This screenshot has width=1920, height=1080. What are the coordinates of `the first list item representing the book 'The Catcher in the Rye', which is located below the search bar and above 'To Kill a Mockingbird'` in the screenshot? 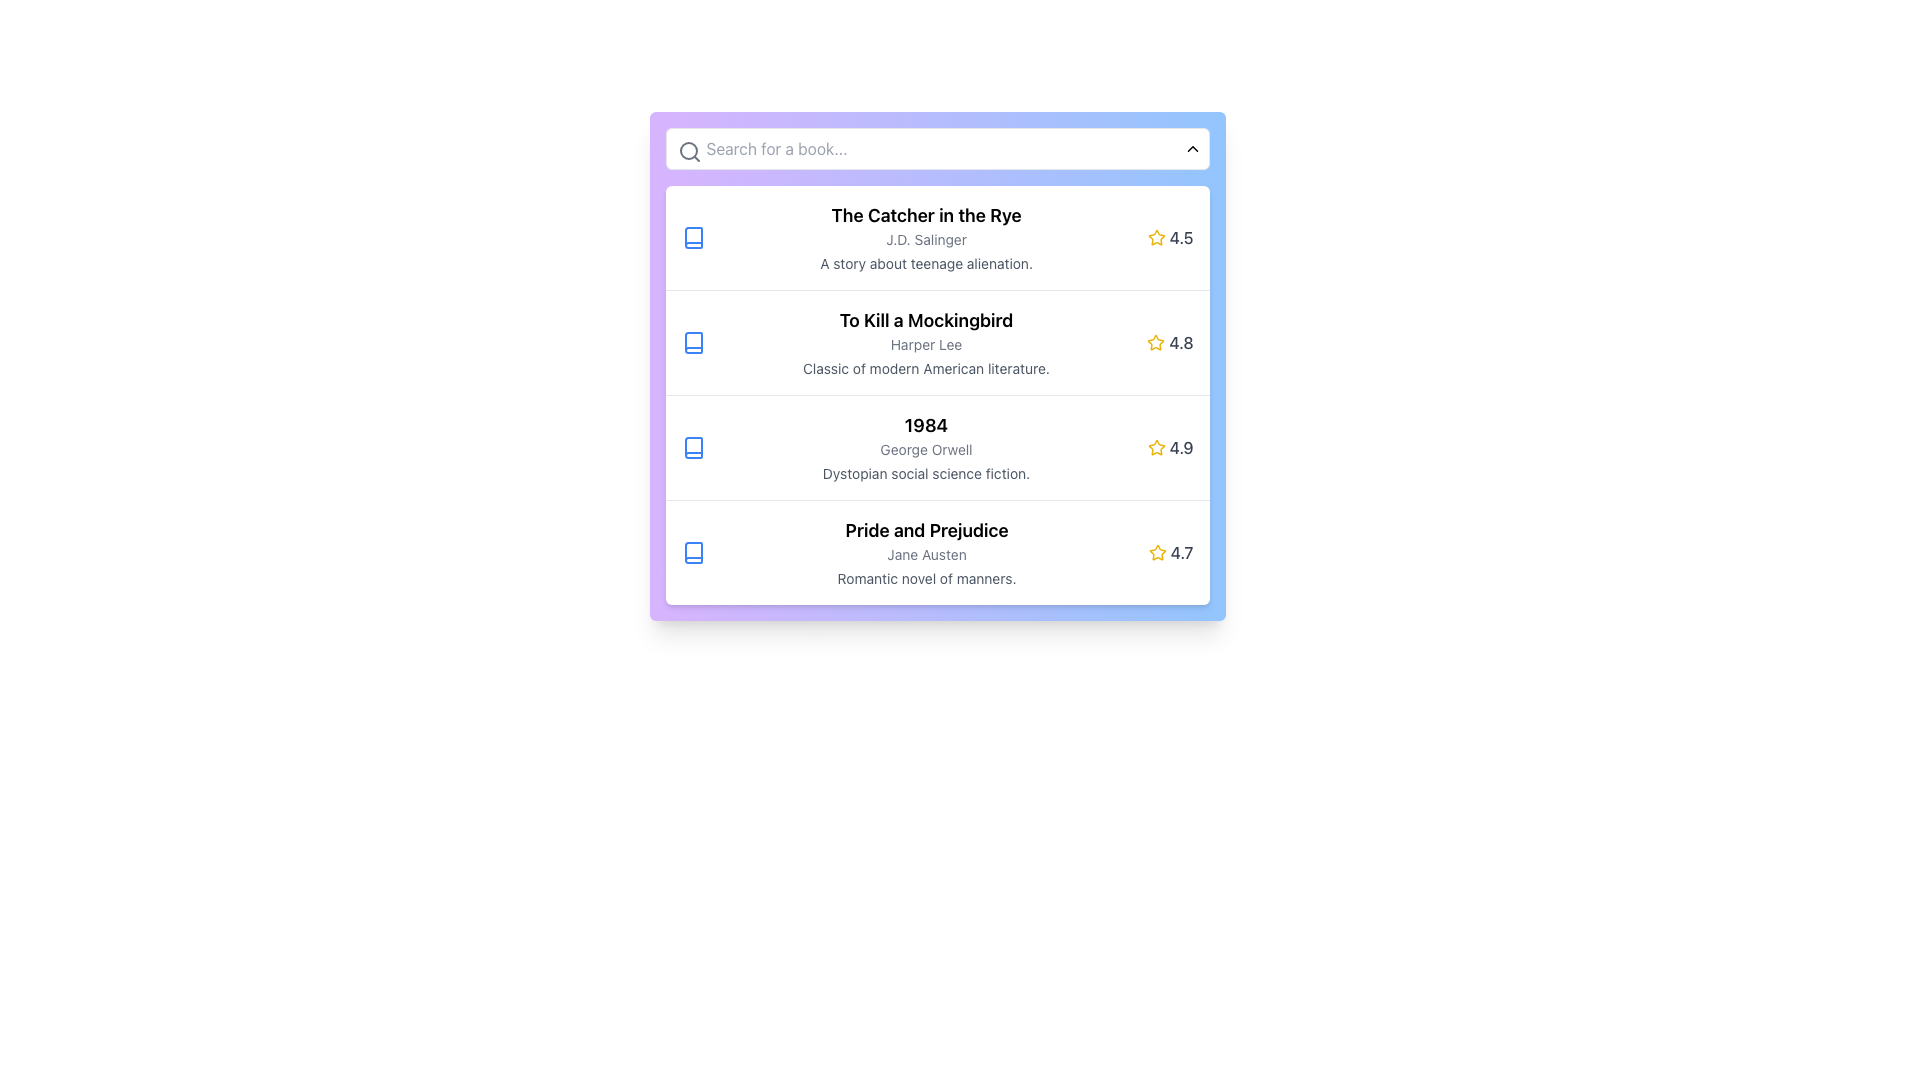 It's located at (936, 237).